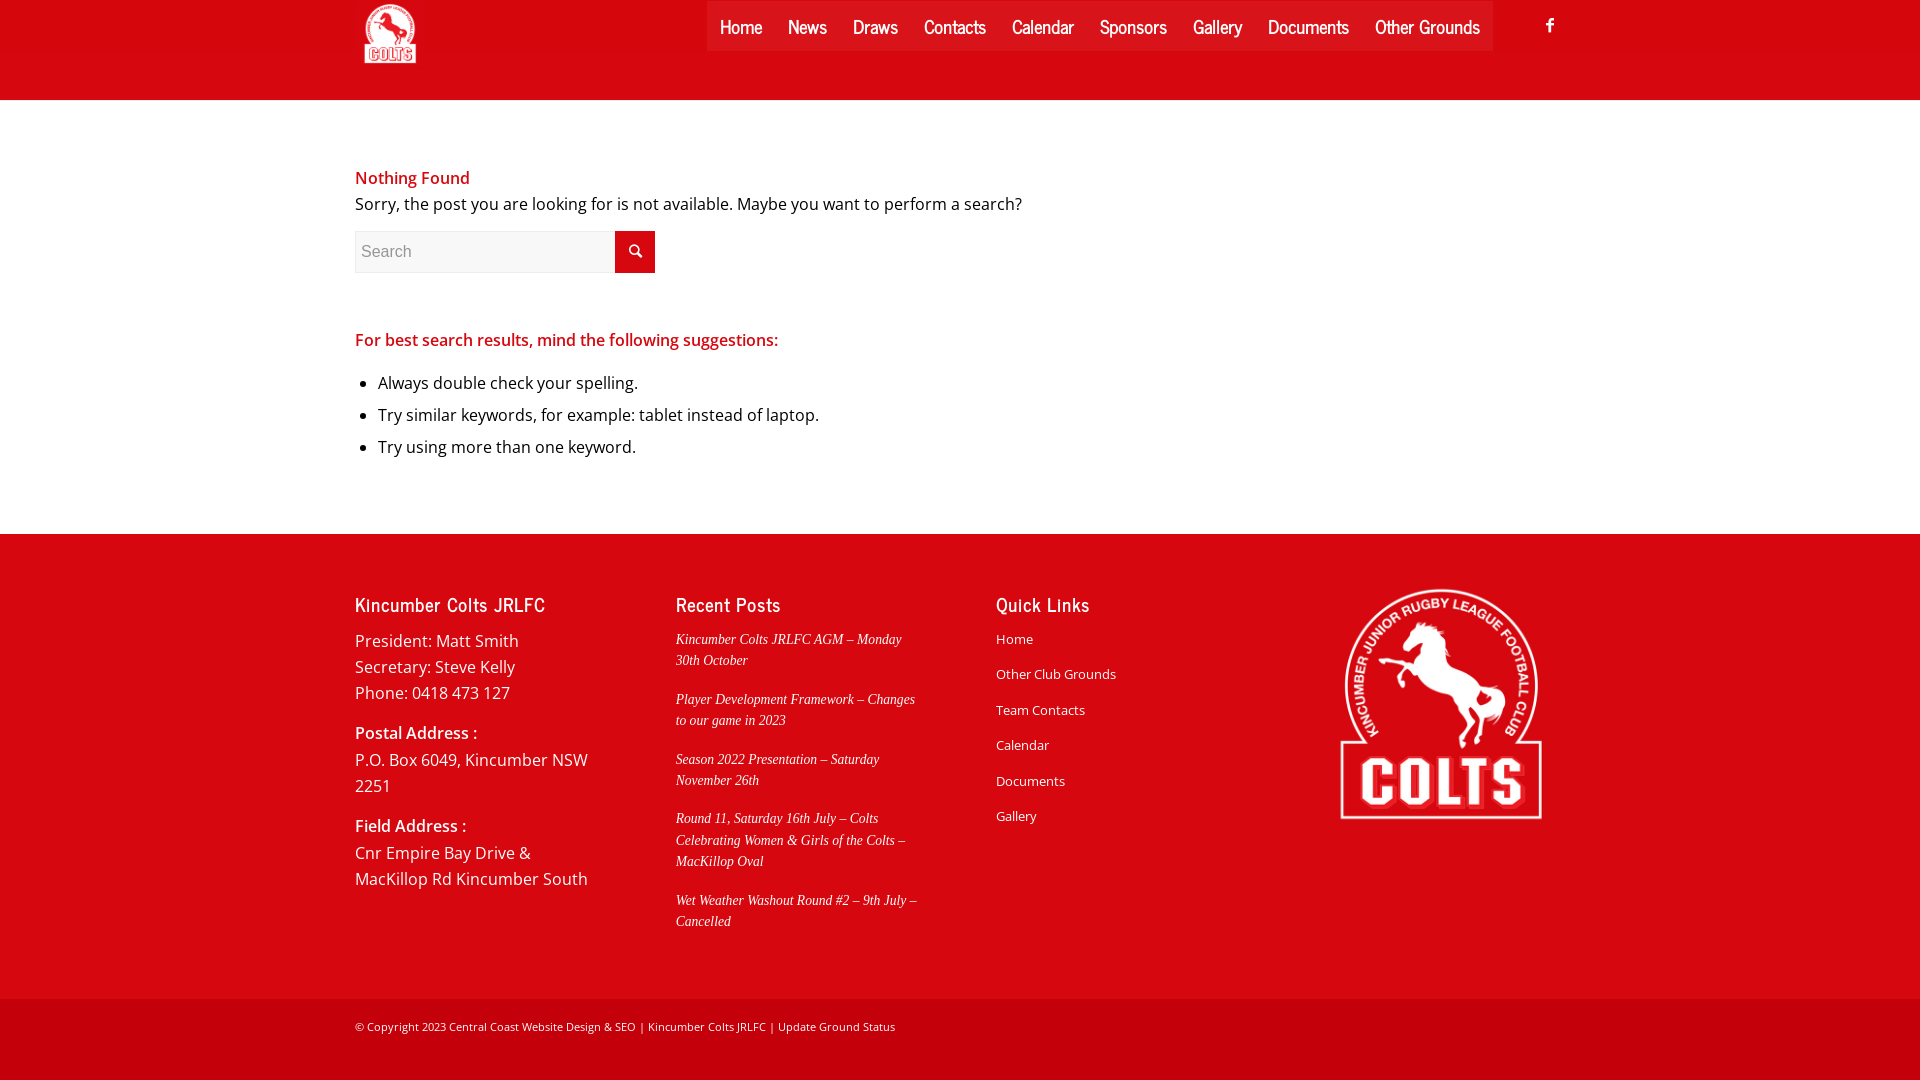 The height and width of the screenshot is (1080, 1920). What do you see at coordinates (1549, 24) in the screenshot?
I see `'Facebook'` at bounding box center [1549, 24].